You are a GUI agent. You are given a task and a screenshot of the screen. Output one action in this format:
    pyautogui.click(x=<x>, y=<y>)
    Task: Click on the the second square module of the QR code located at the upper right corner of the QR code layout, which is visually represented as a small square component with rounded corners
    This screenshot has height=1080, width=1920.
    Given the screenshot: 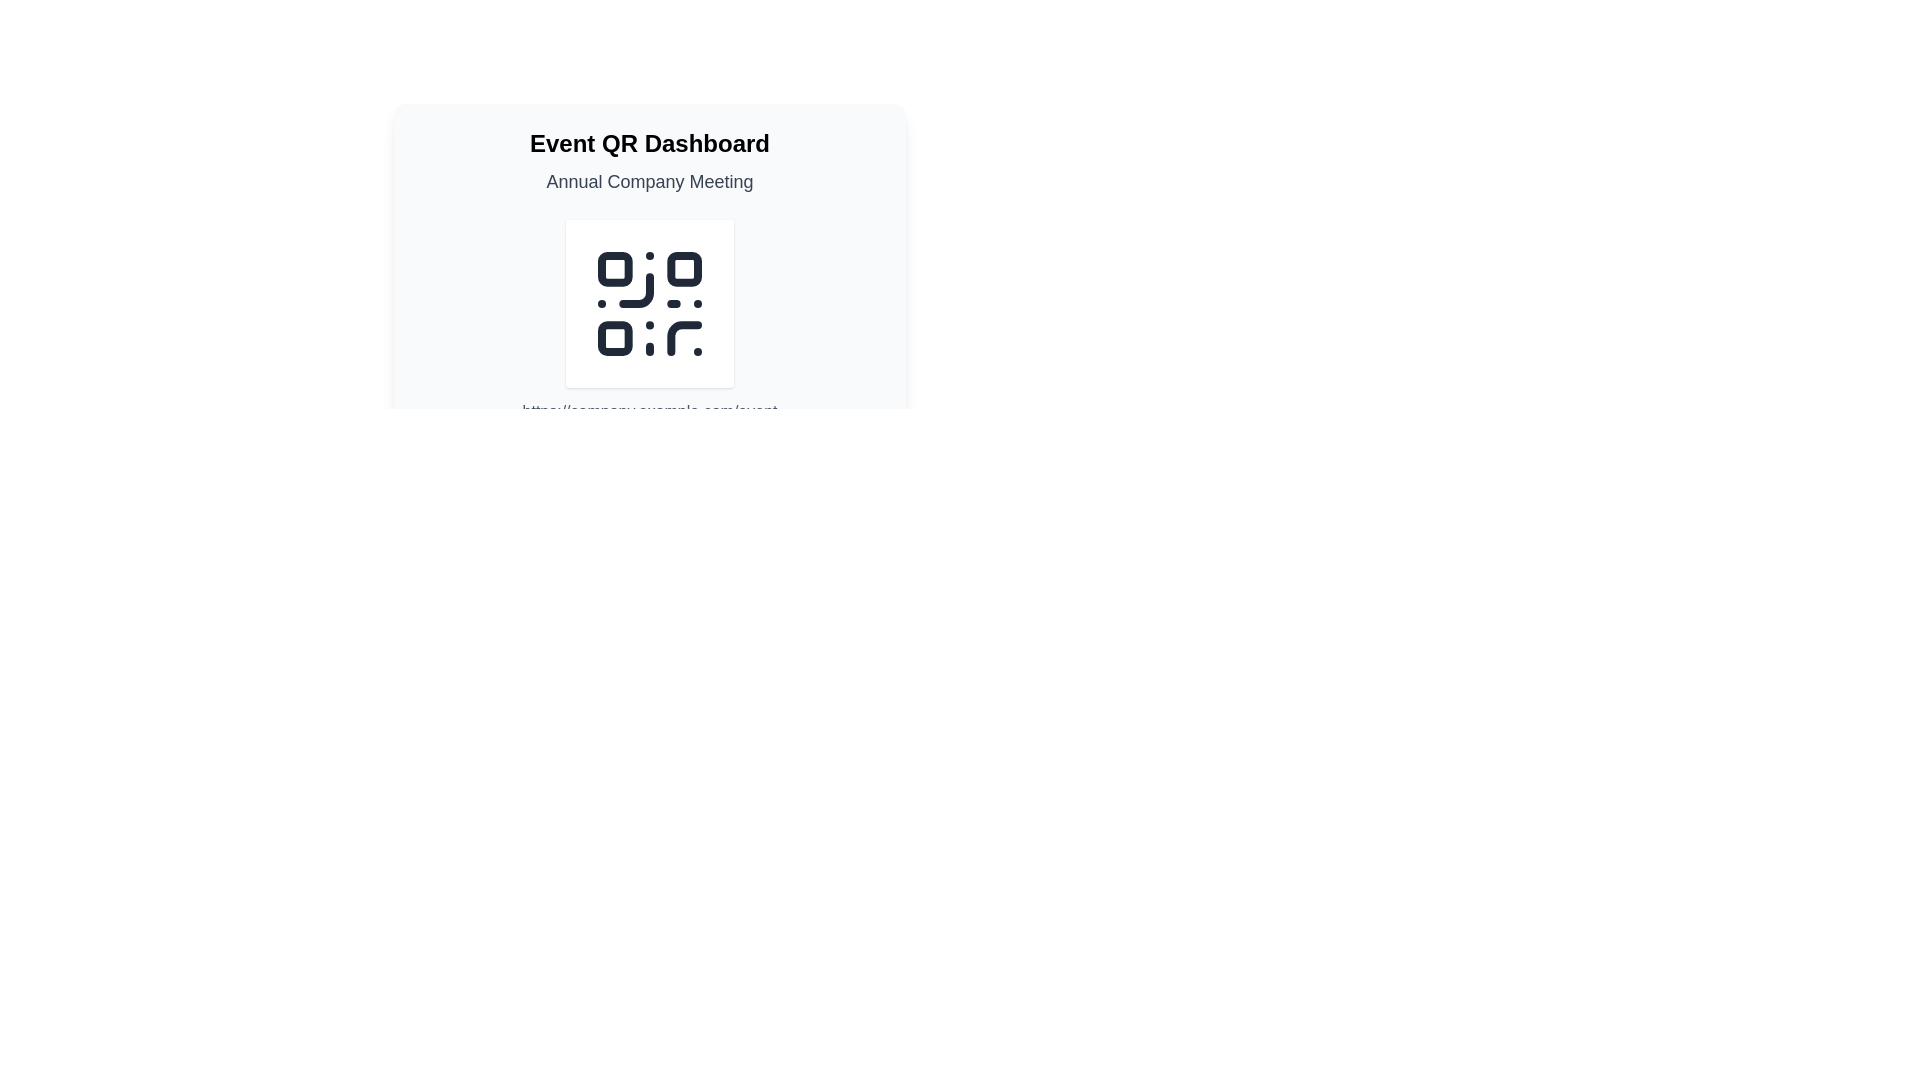 What is the action you would take?
    pyautogui.click(x=684, y=268)
    